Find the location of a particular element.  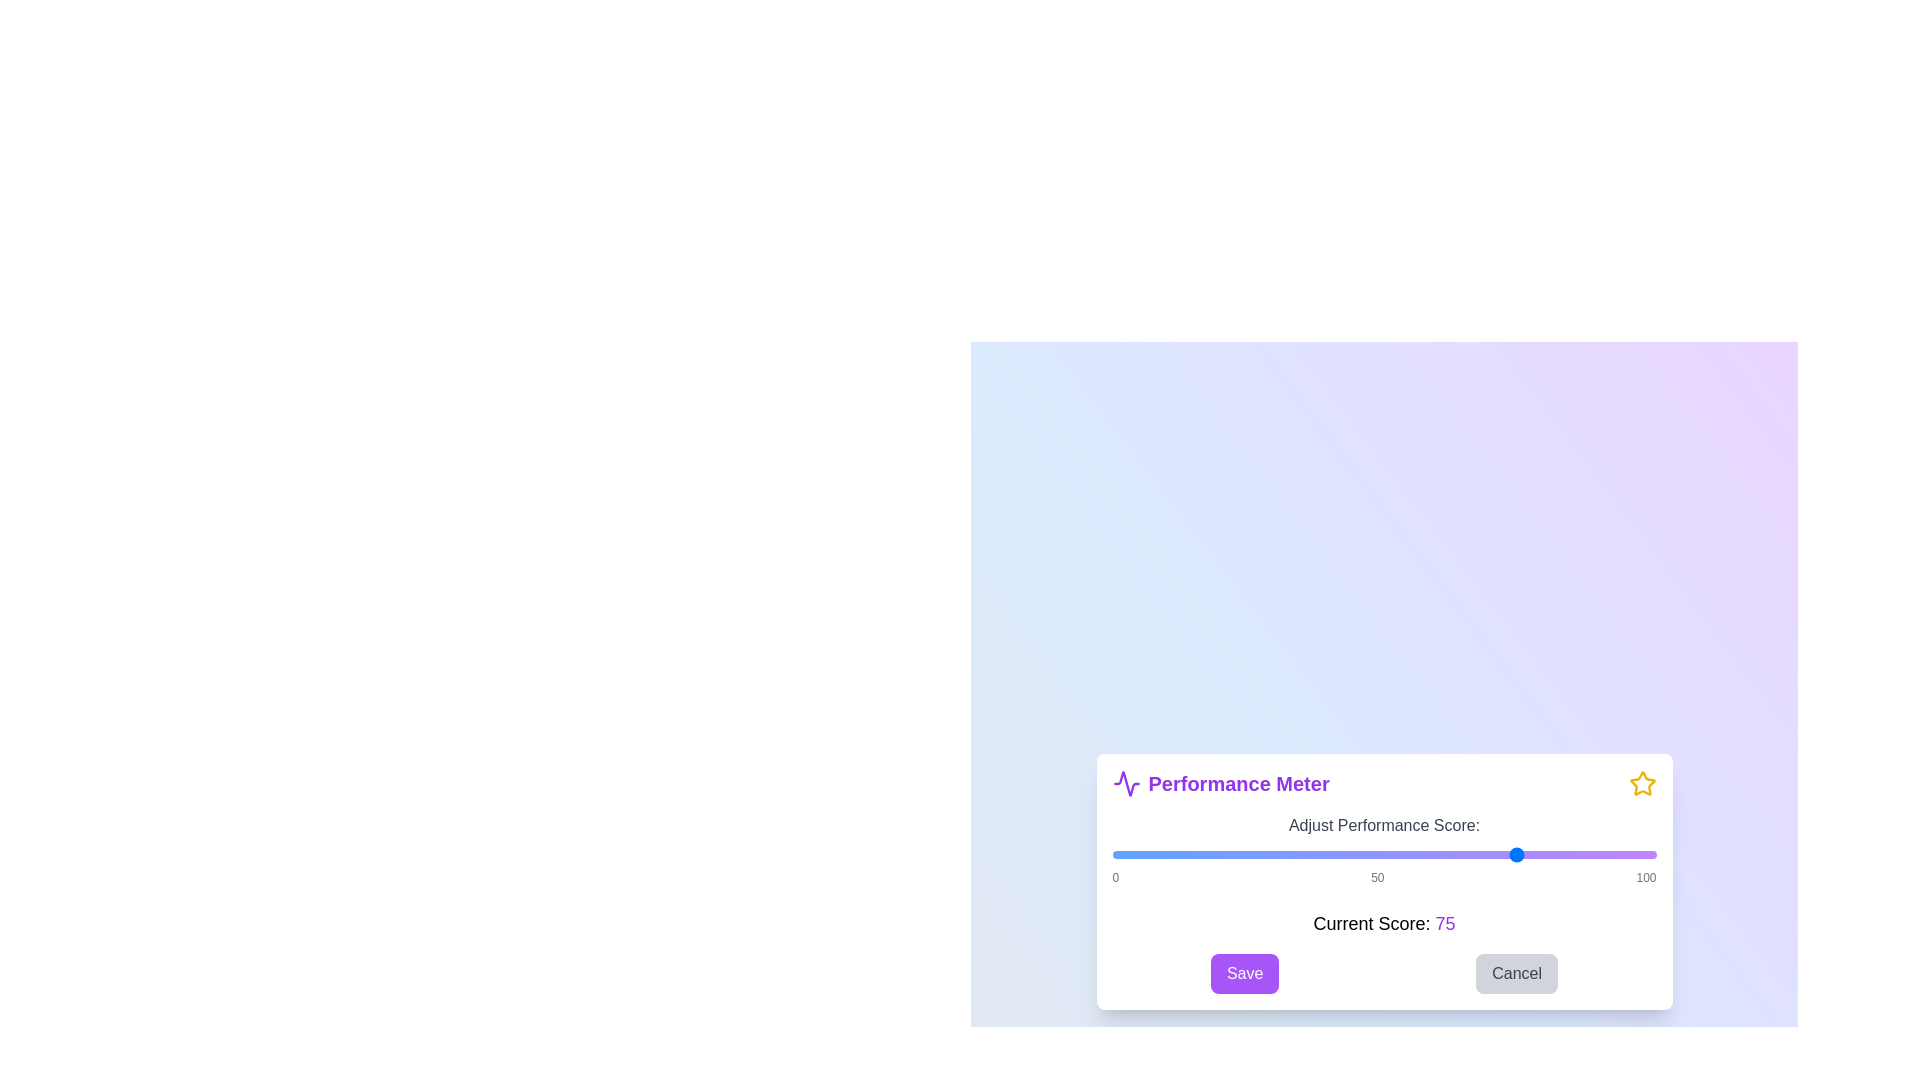

the 'Cancel' button is located at coordinates (1517, 973).